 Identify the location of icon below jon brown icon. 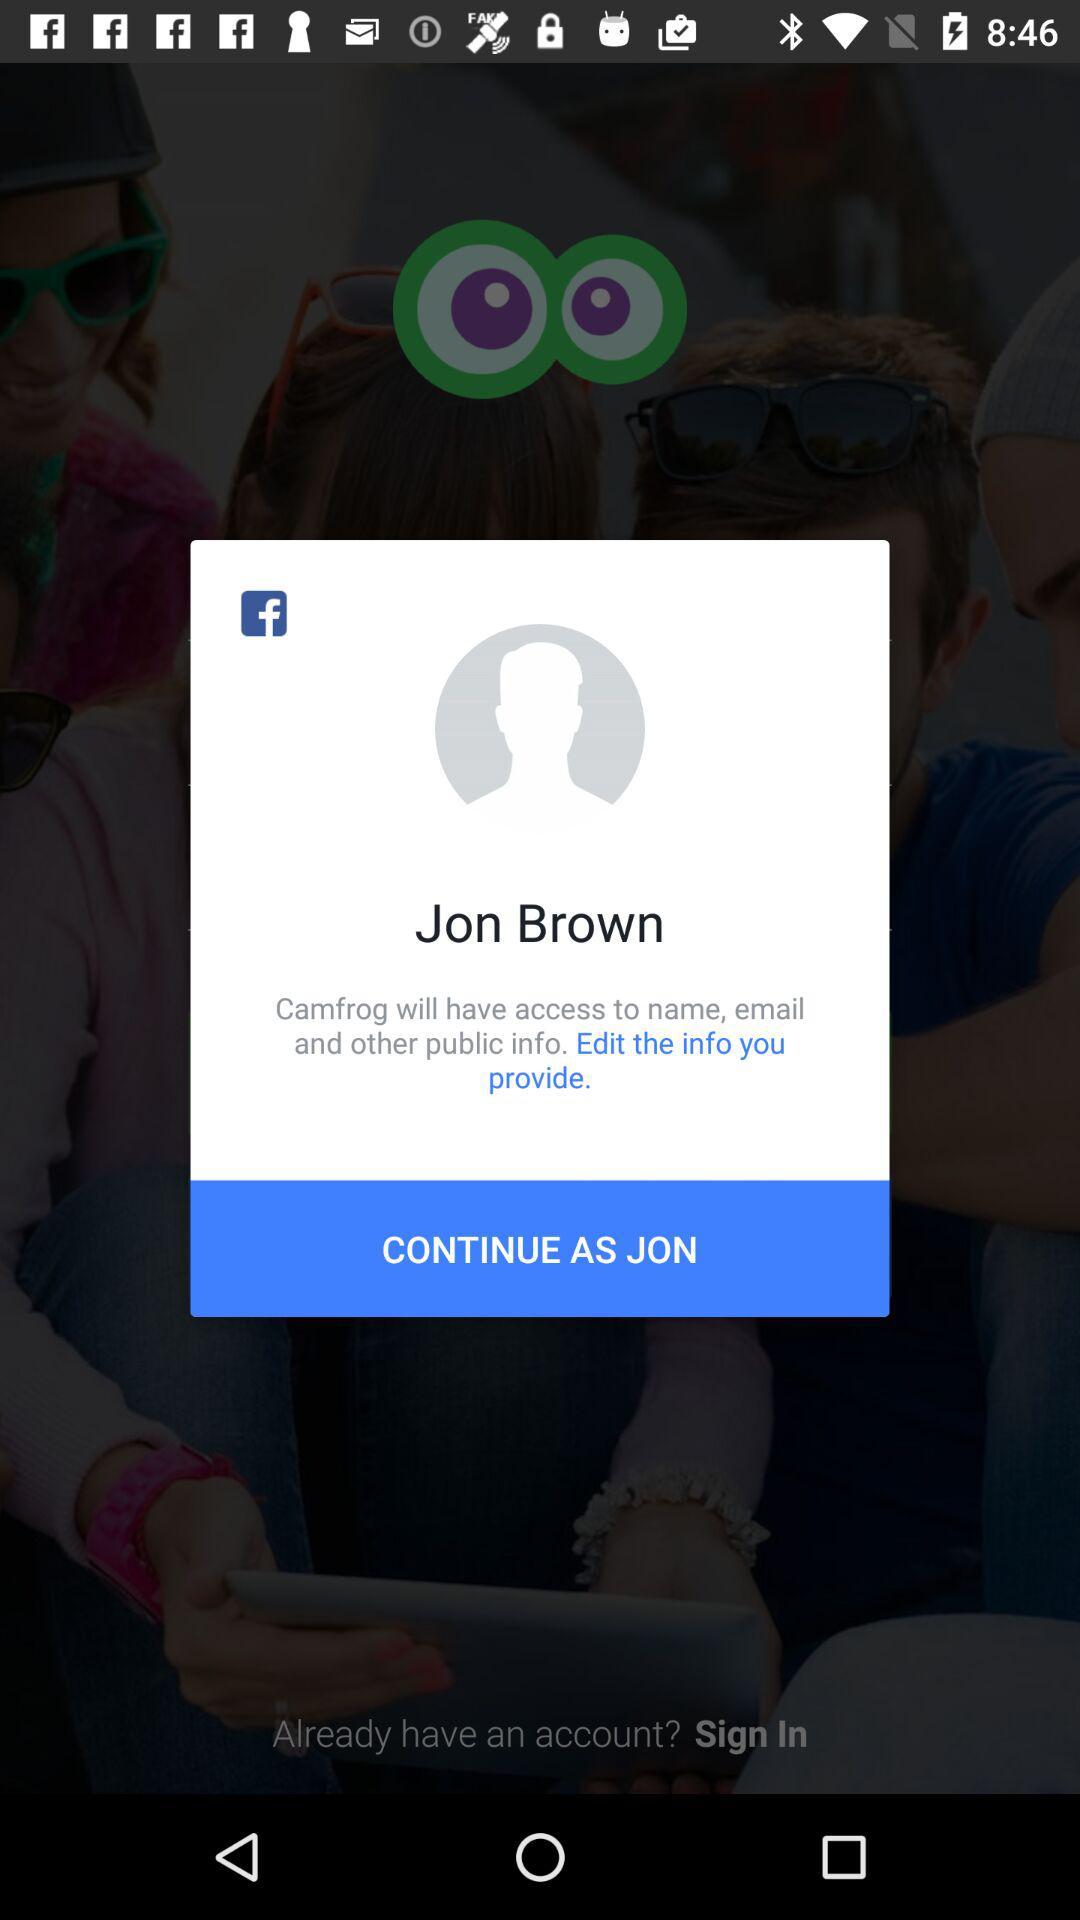
(540, 1041).